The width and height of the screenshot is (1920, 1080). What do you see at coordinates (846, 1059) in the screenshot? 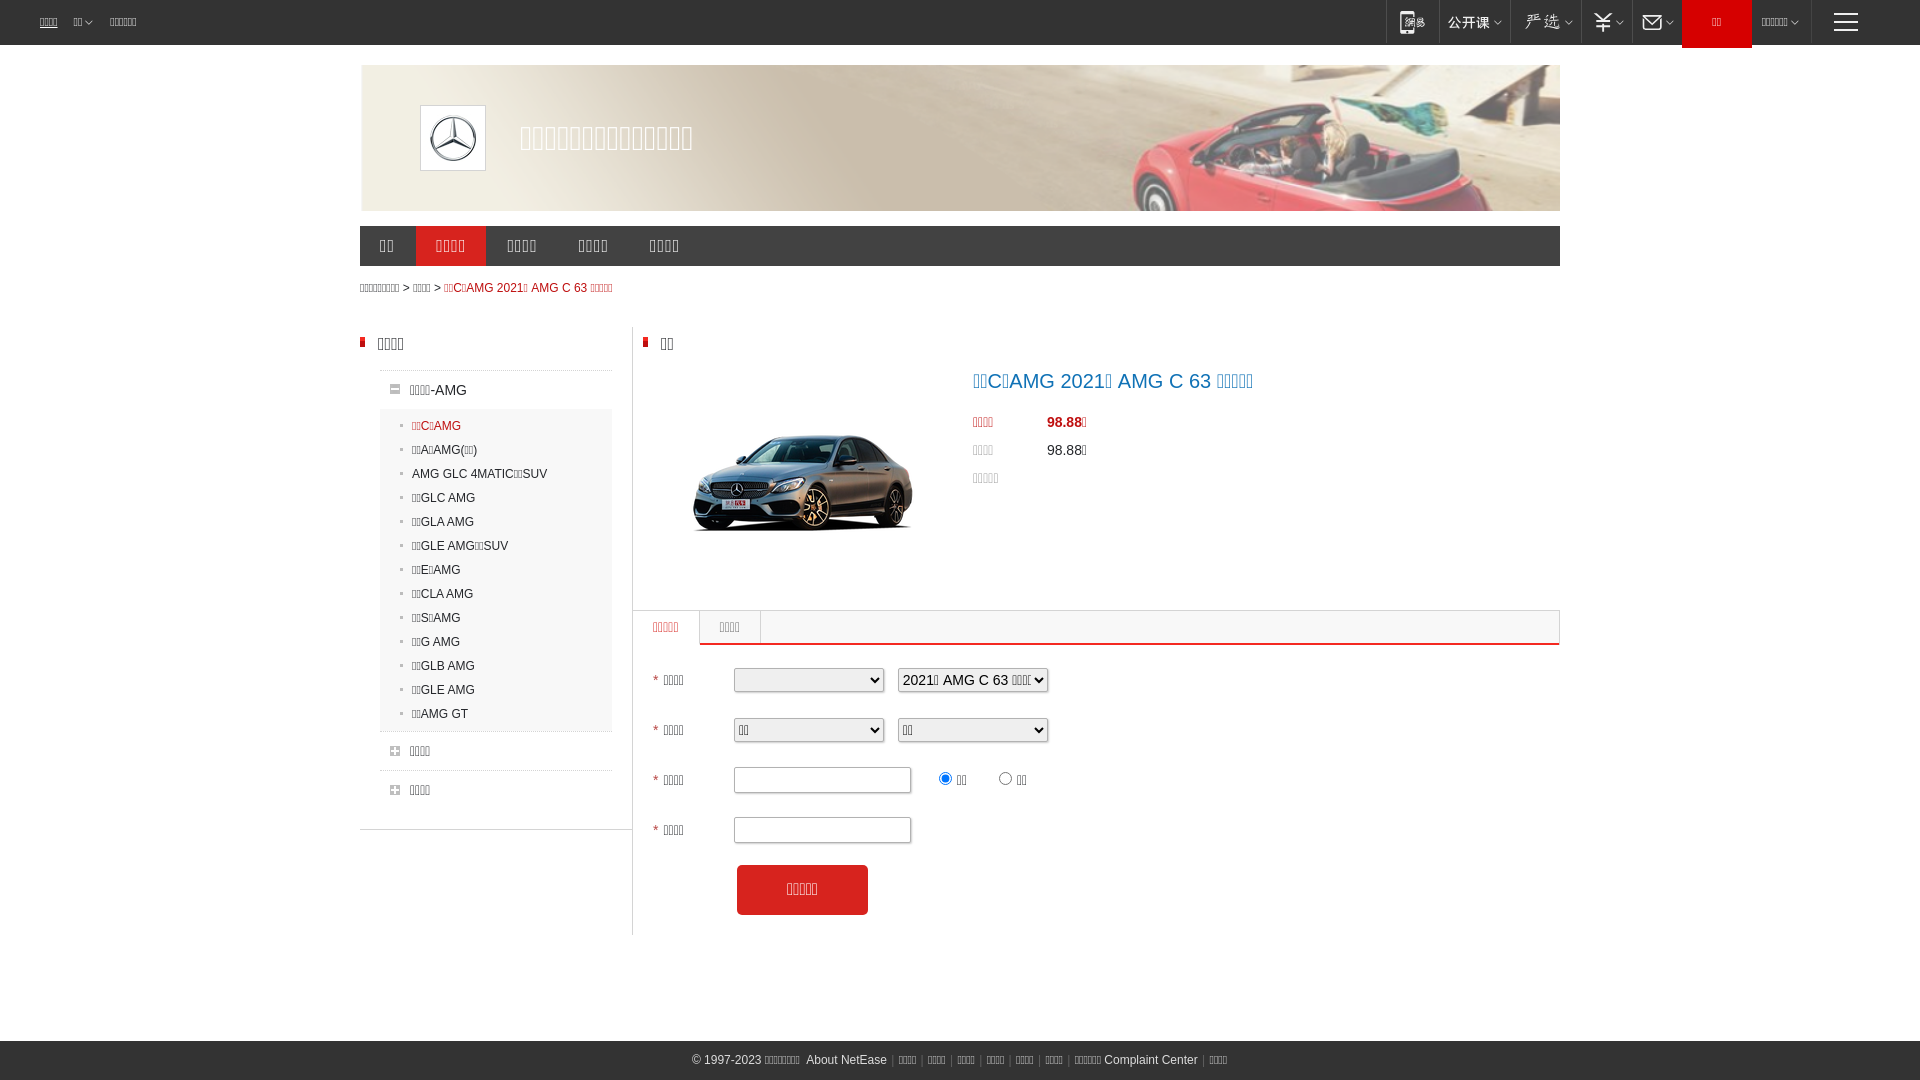
I see `'About NetEase'` at bounding box center [846, 1059].